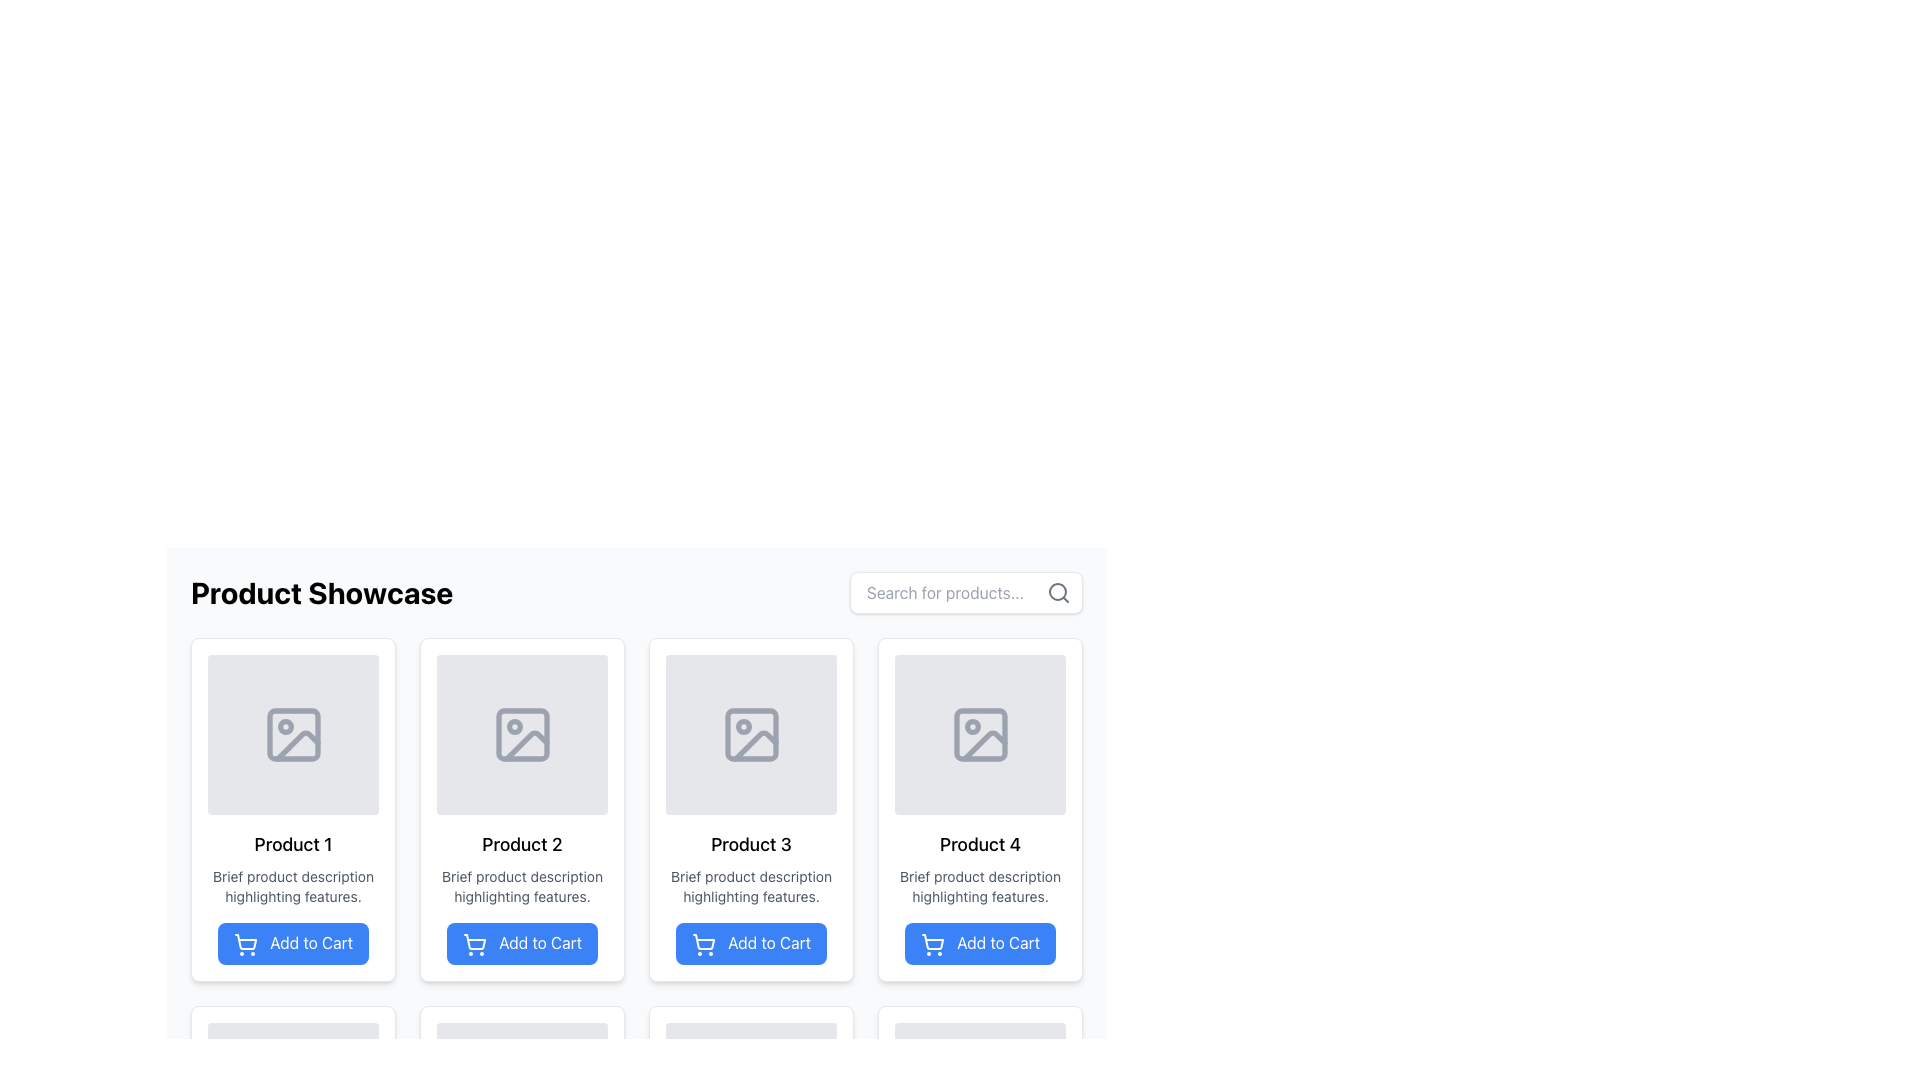  I want to click on the shopping cart icon which is part of the 'Add to Cart' button displayed in a blue rectangular button with the text 'Add to Cart', so click(244, 944).